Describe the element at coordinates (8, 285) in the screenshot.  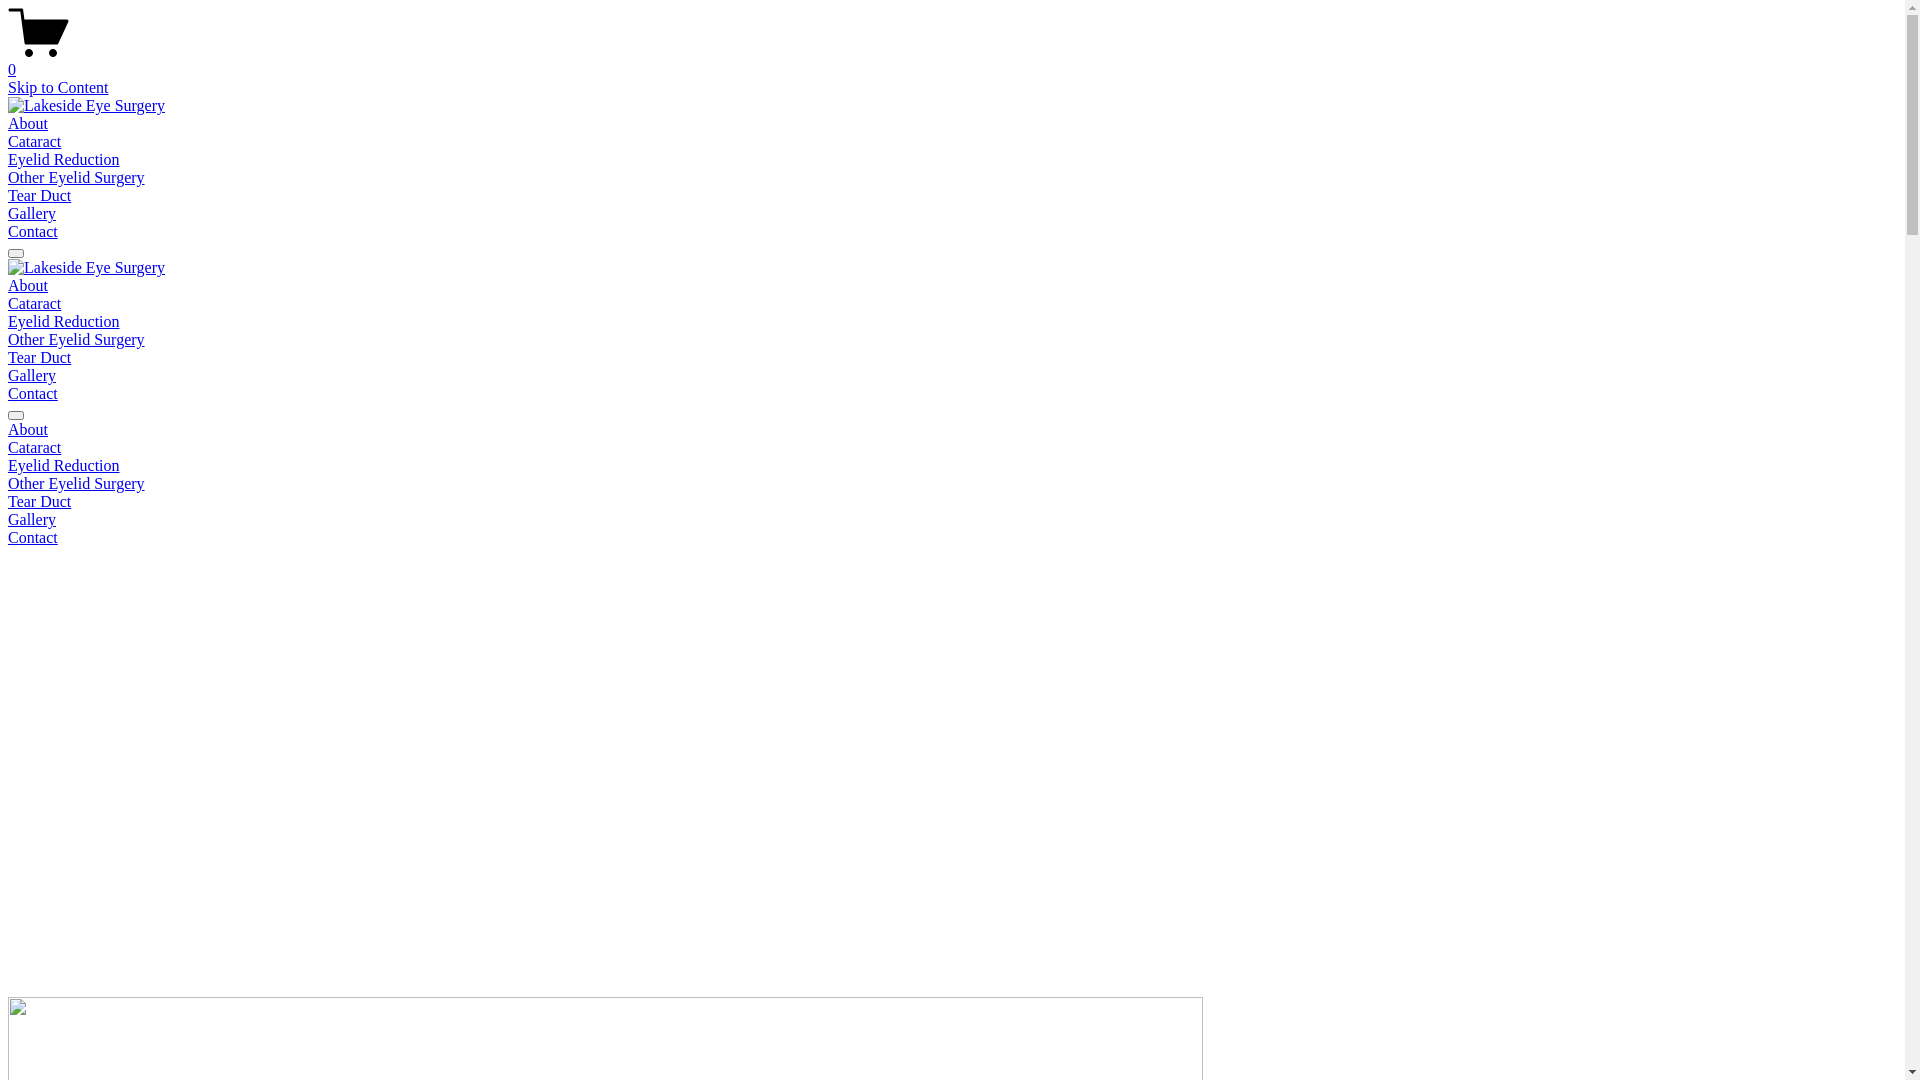
I see `'About'` at that location.